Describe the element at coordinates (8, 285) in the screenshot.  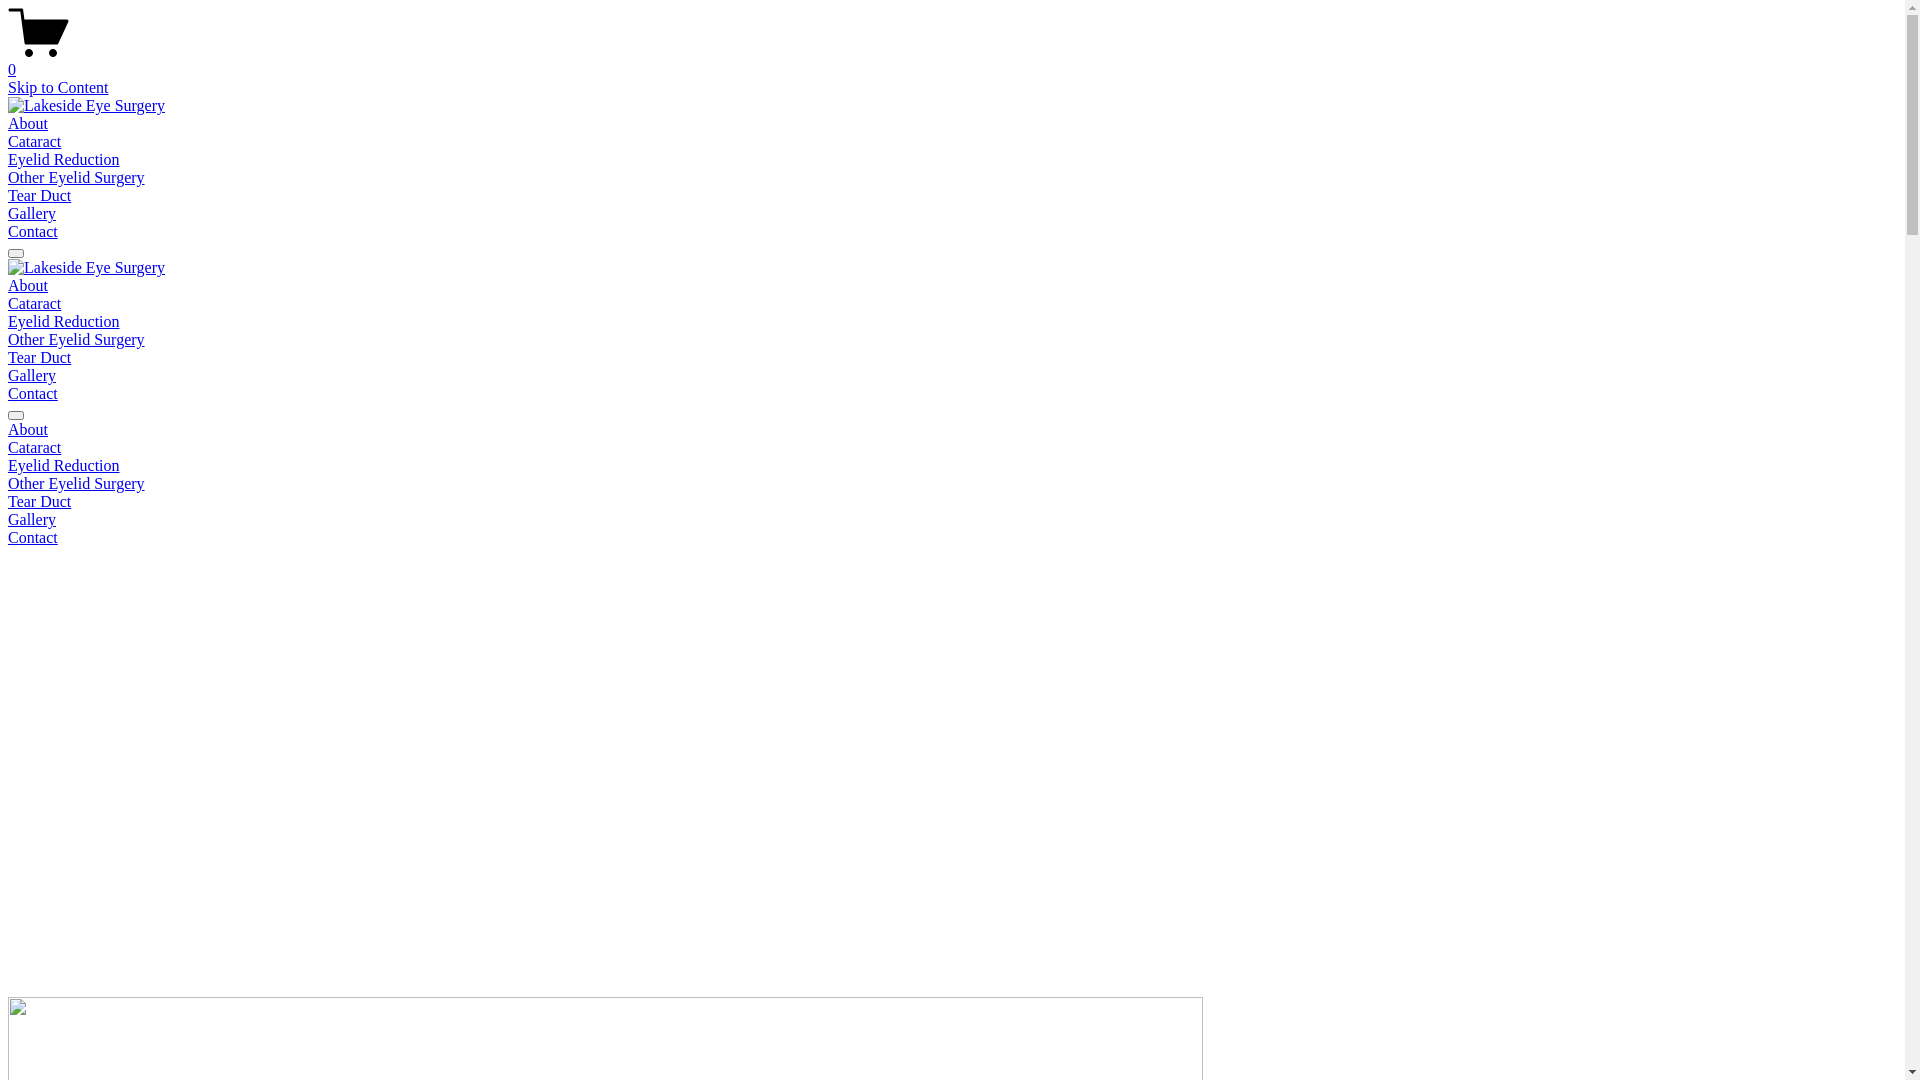
I see `'About'` at that location.